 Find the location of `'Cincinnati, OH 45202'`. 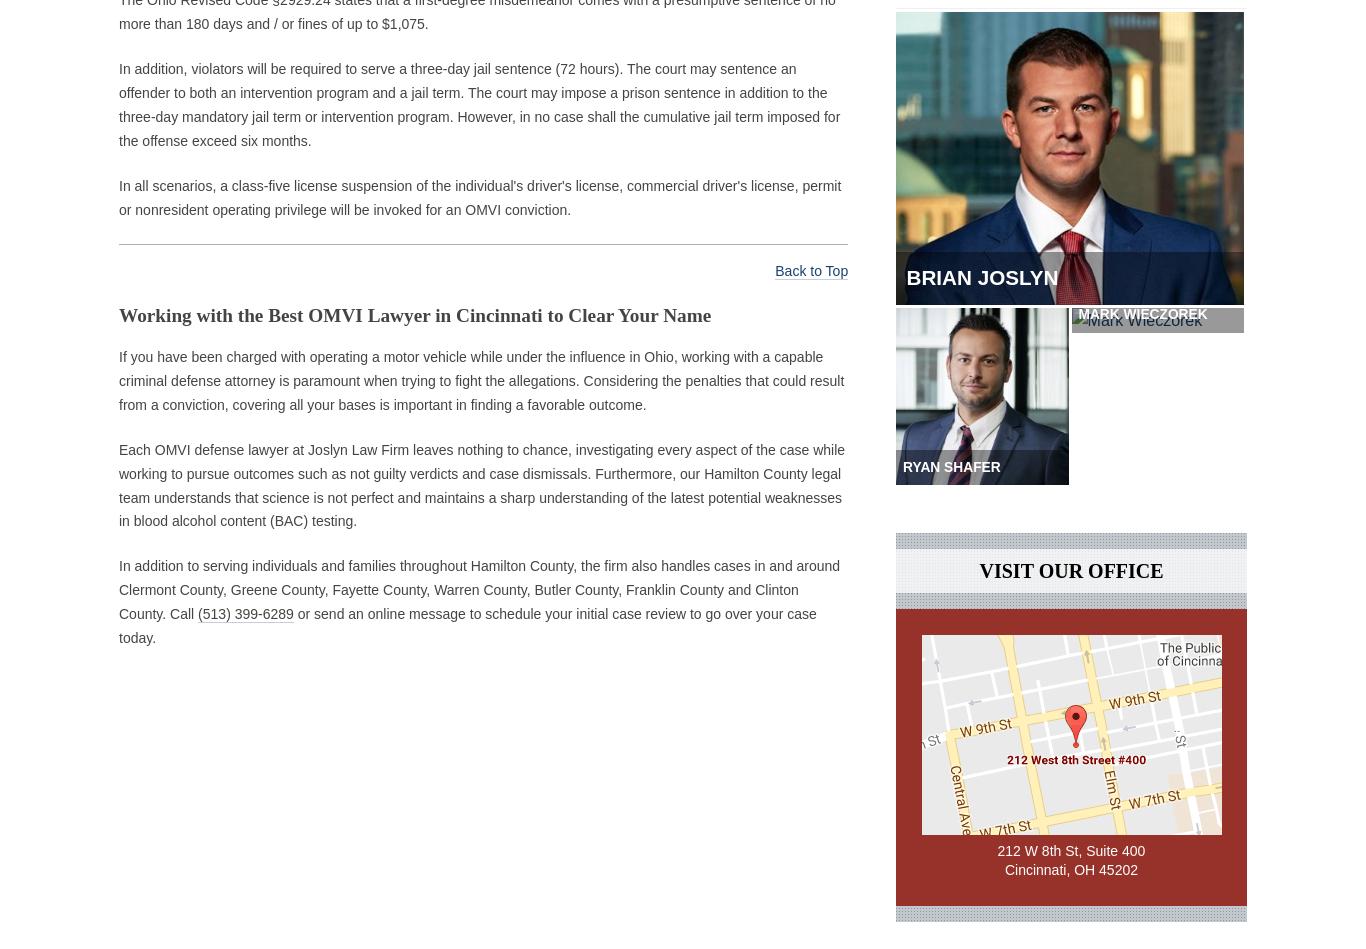

'Cincinnati, OH 45202' is located at coordinates (1069, 879).